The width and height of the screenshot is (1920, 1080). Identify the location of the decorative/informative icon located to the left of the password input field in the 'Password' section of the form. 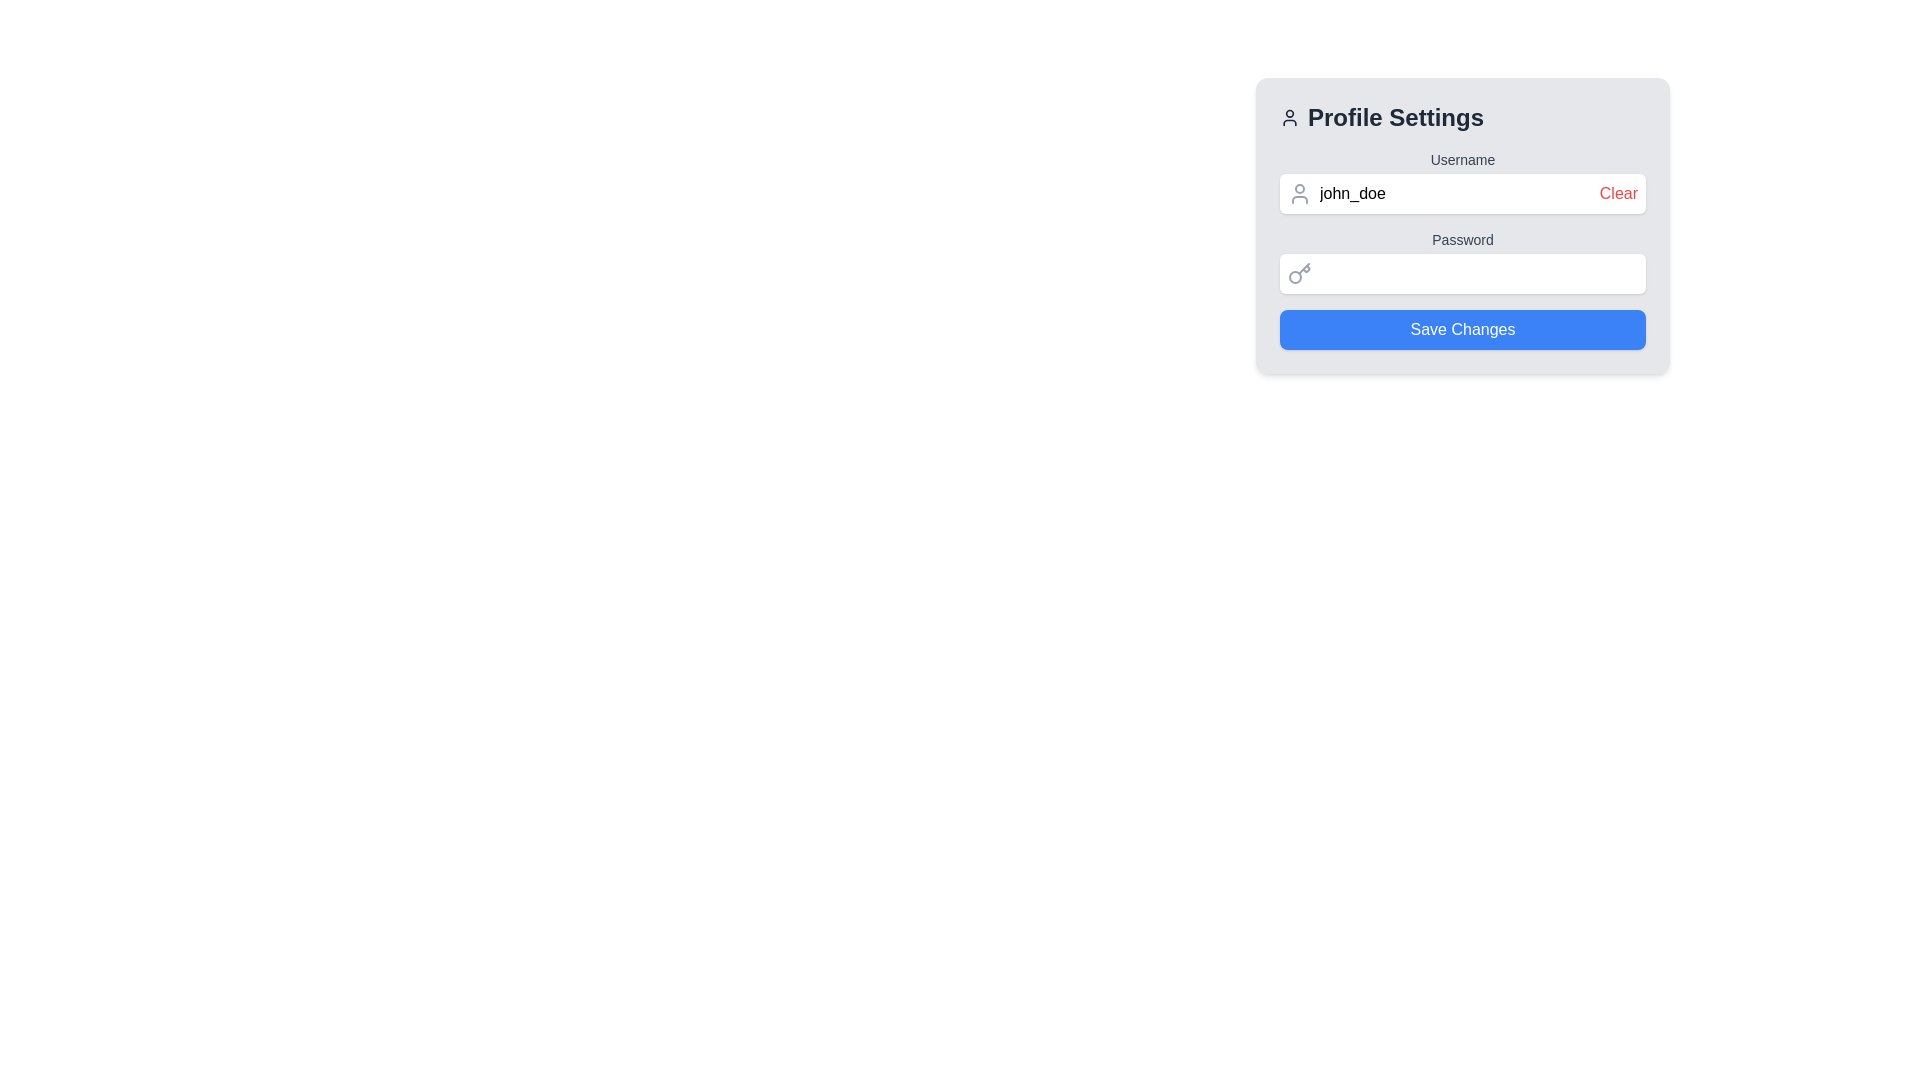
(1300, 273).